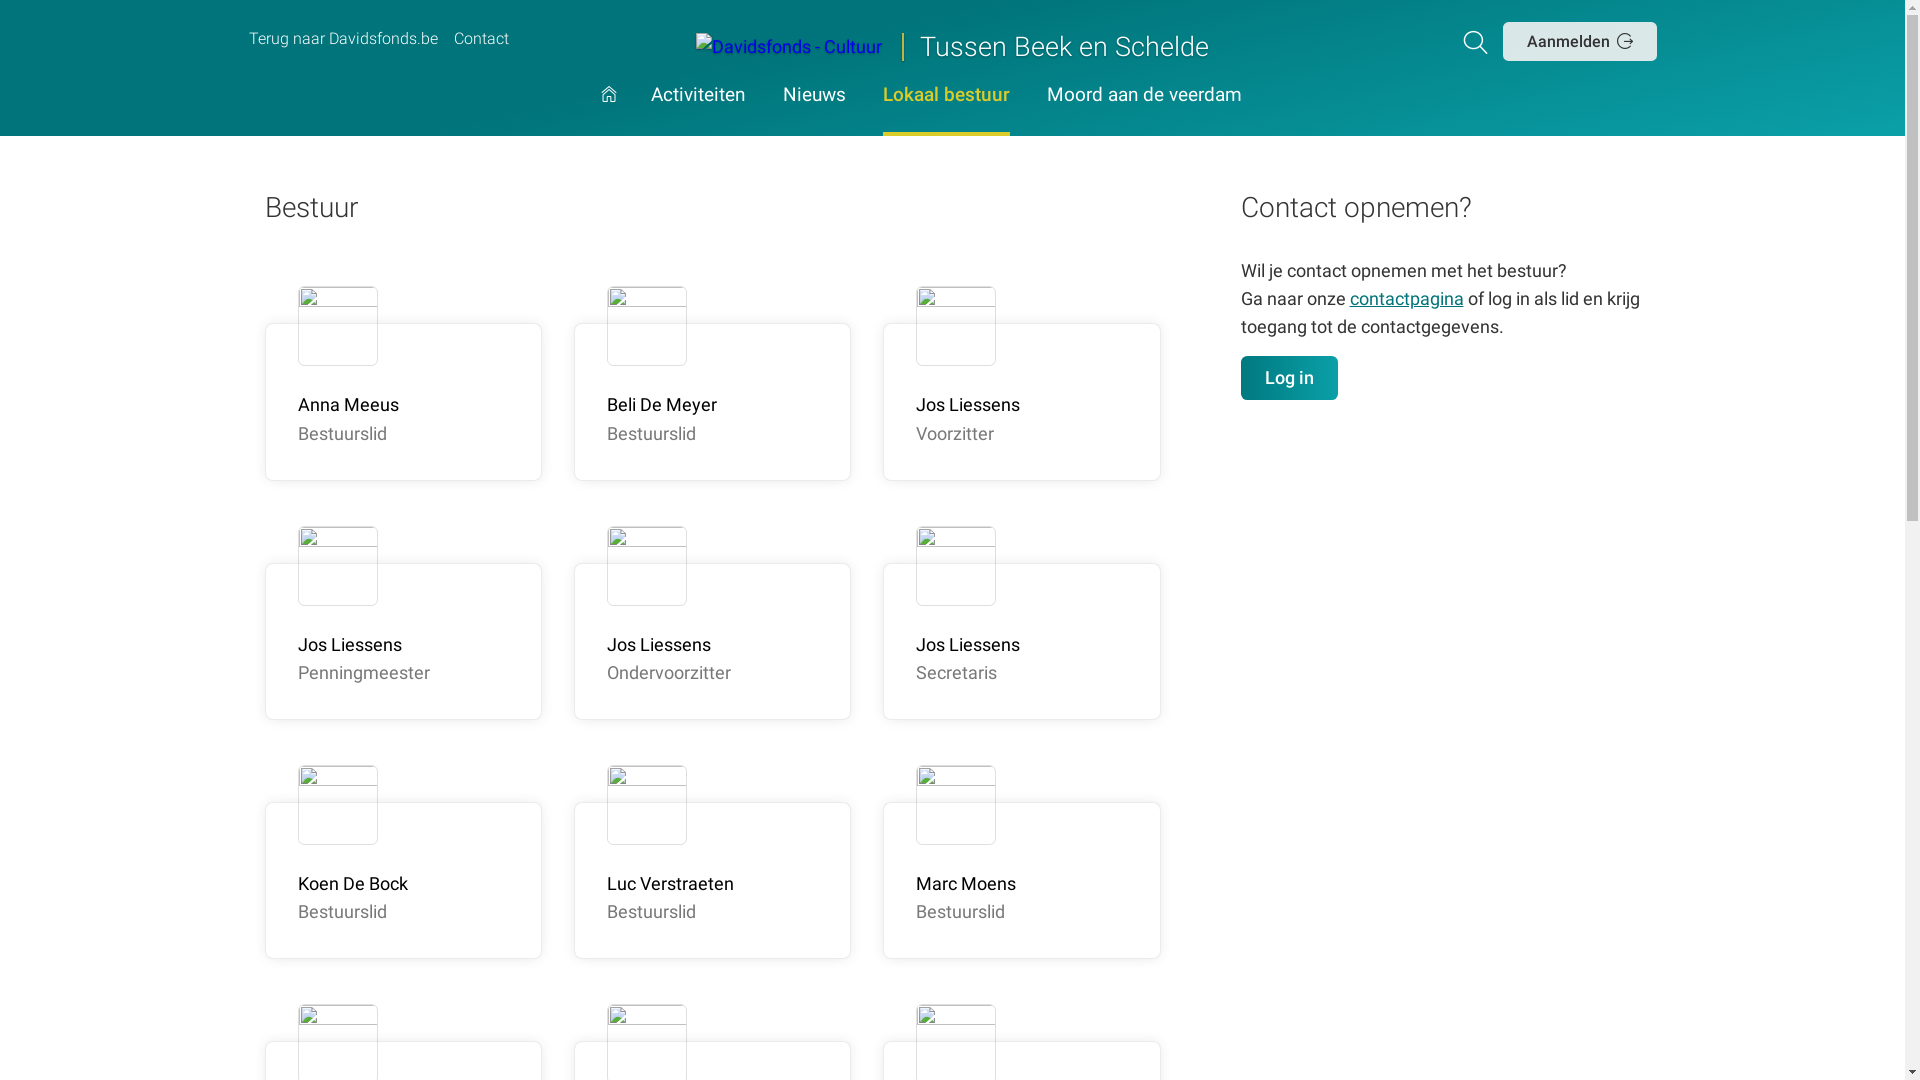  What do you see at coordinates (1289, 378) in the screenshot?
I see `'Log in'` at bounding box center [1289, 378].